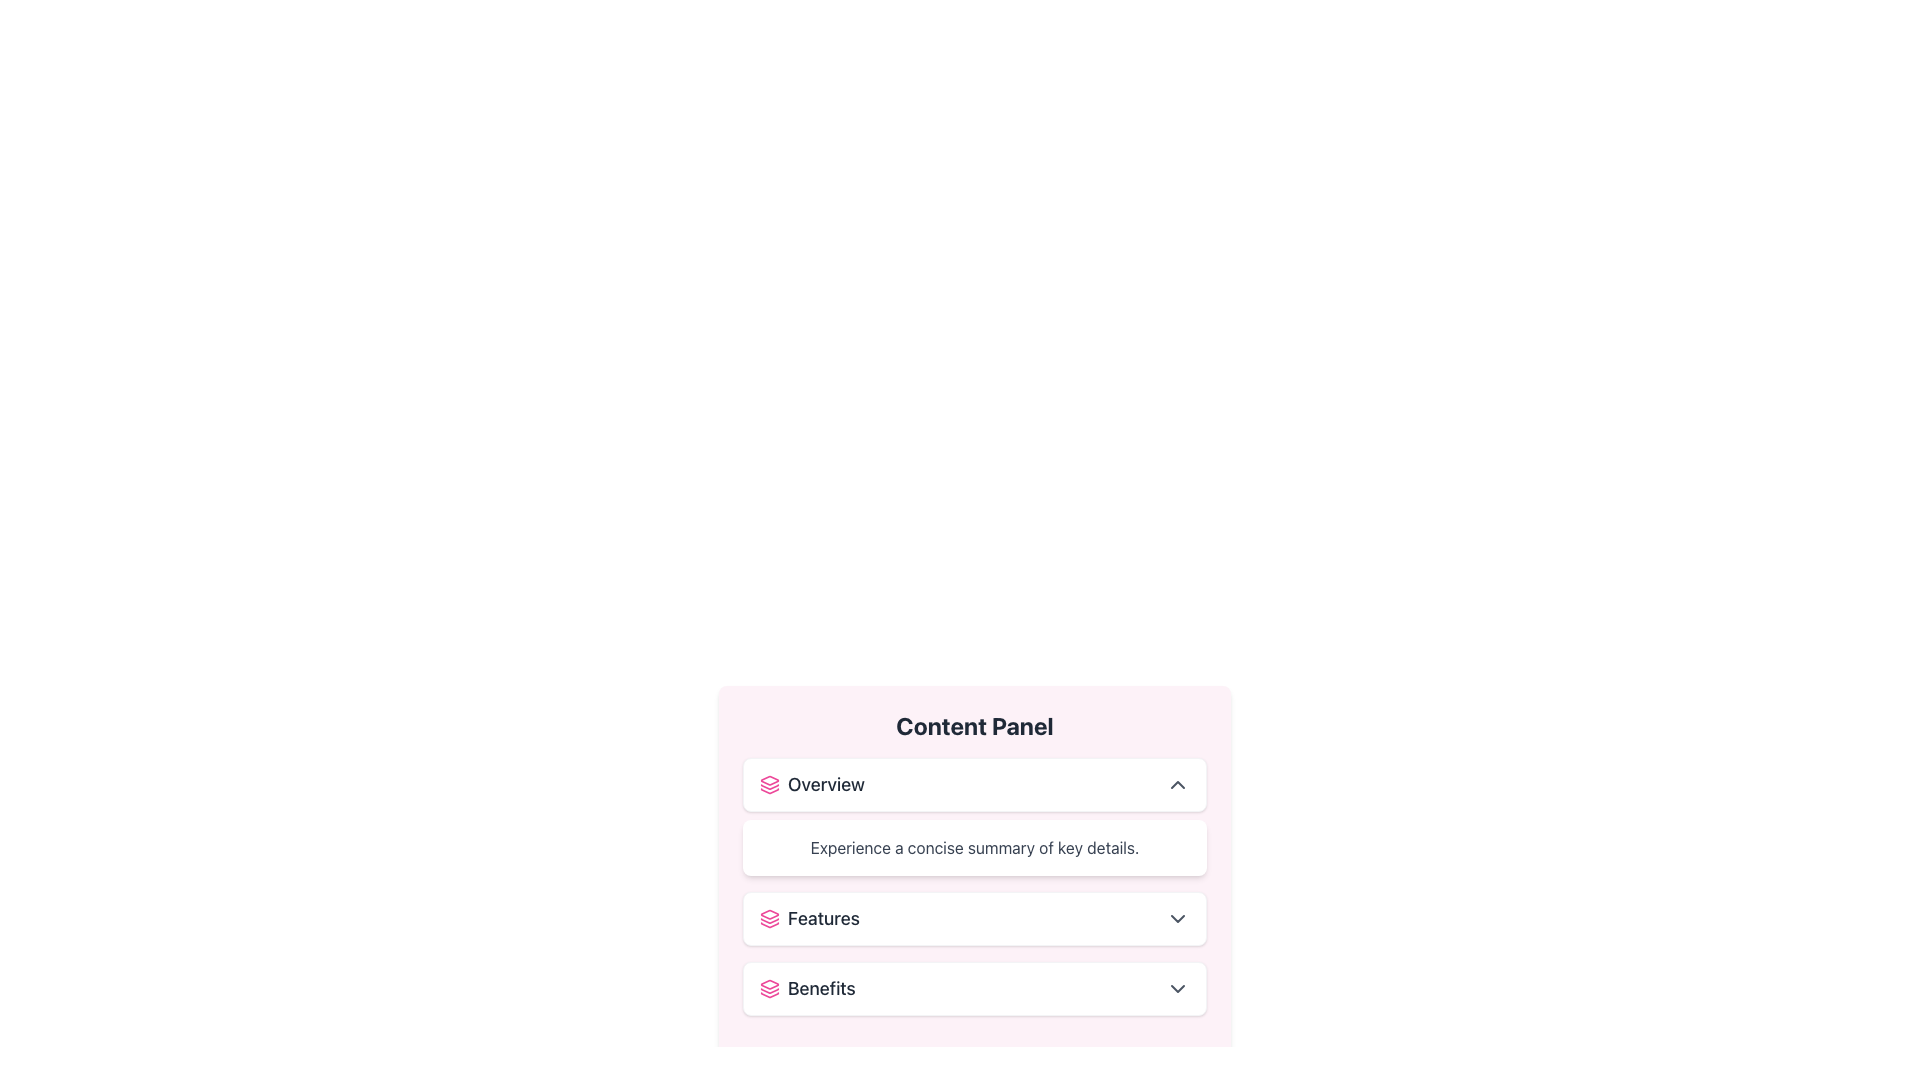 Image resolution: width=1920 pixels, height=1080 pixels. Describe the element at coordinates (807, 987) in the screenshot. I see `text from the 'Benefits' text label styled in medium-sized gray font, located adjacent to a pink icon resembling layered sheets` at that location.